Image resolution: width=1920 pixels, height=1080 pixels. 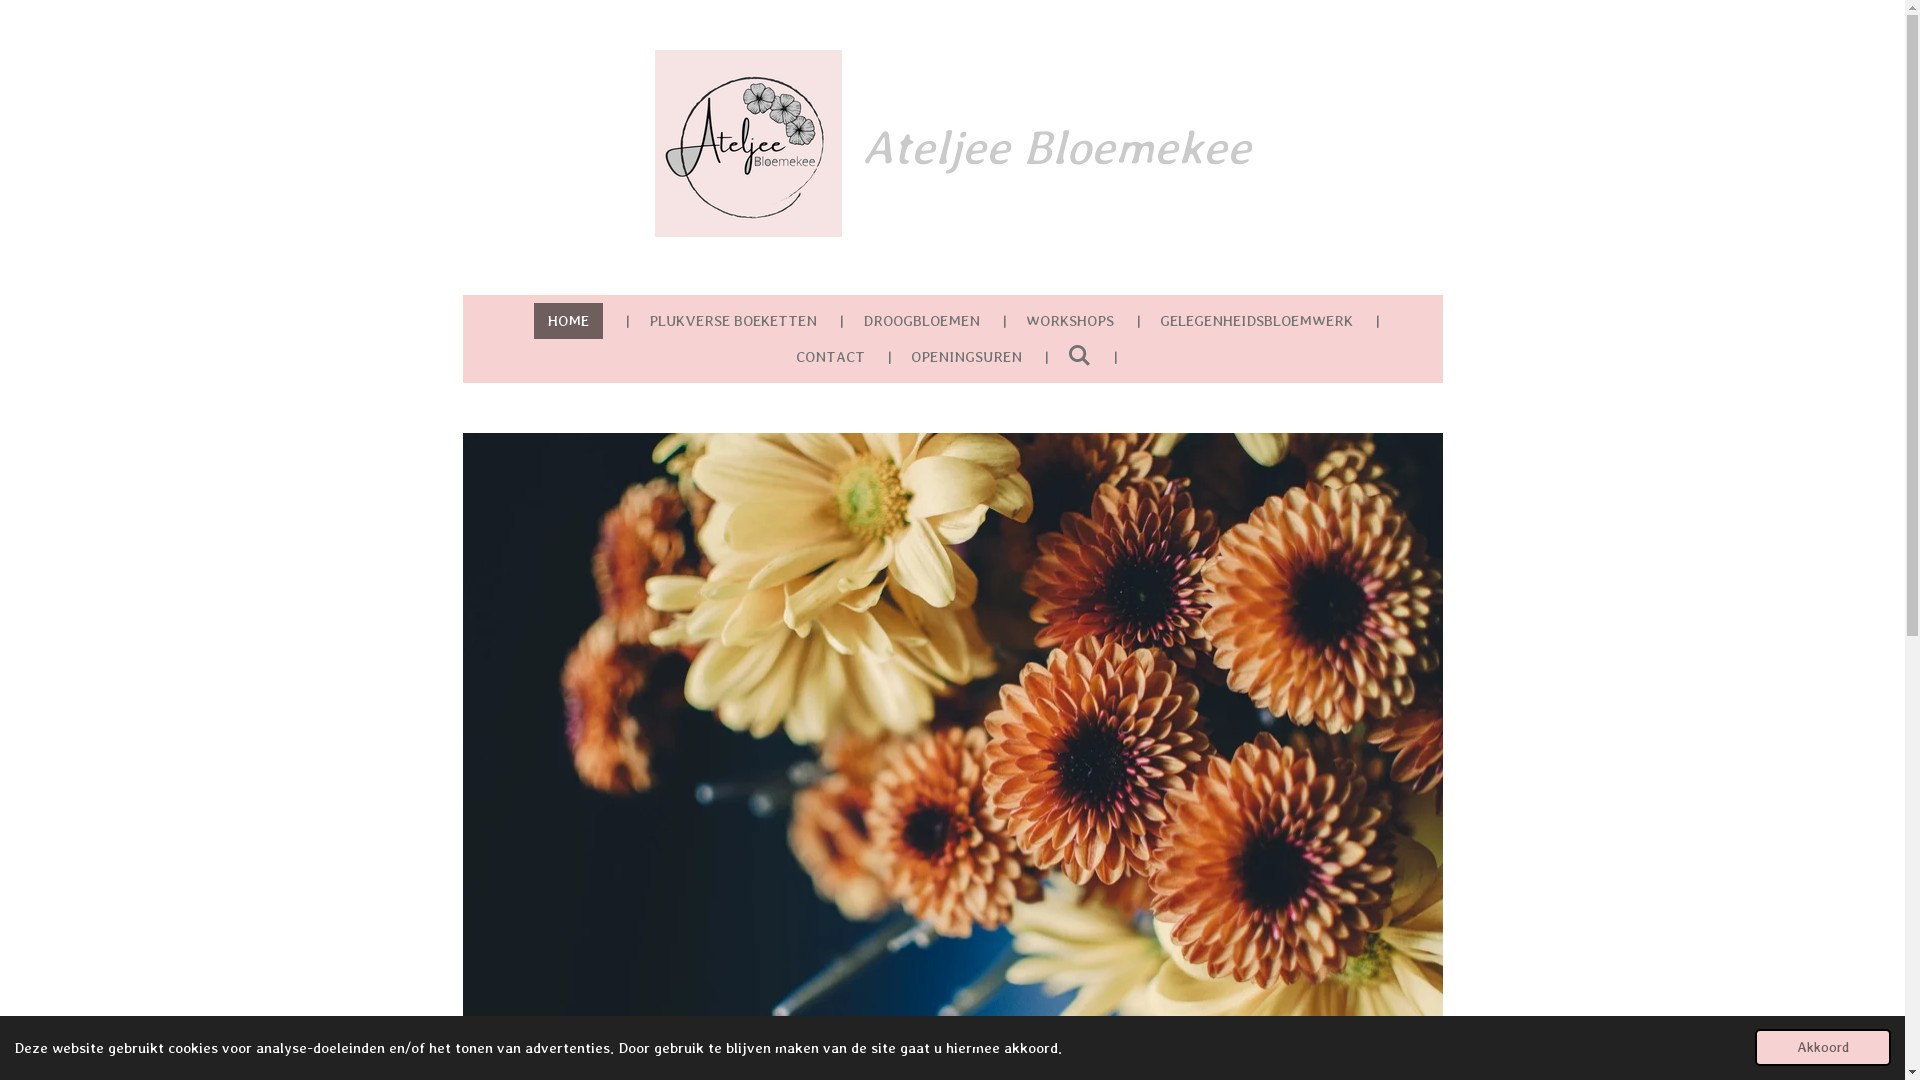 I want to click on 'OPENINGSUREN', so click(x=966, y=354).